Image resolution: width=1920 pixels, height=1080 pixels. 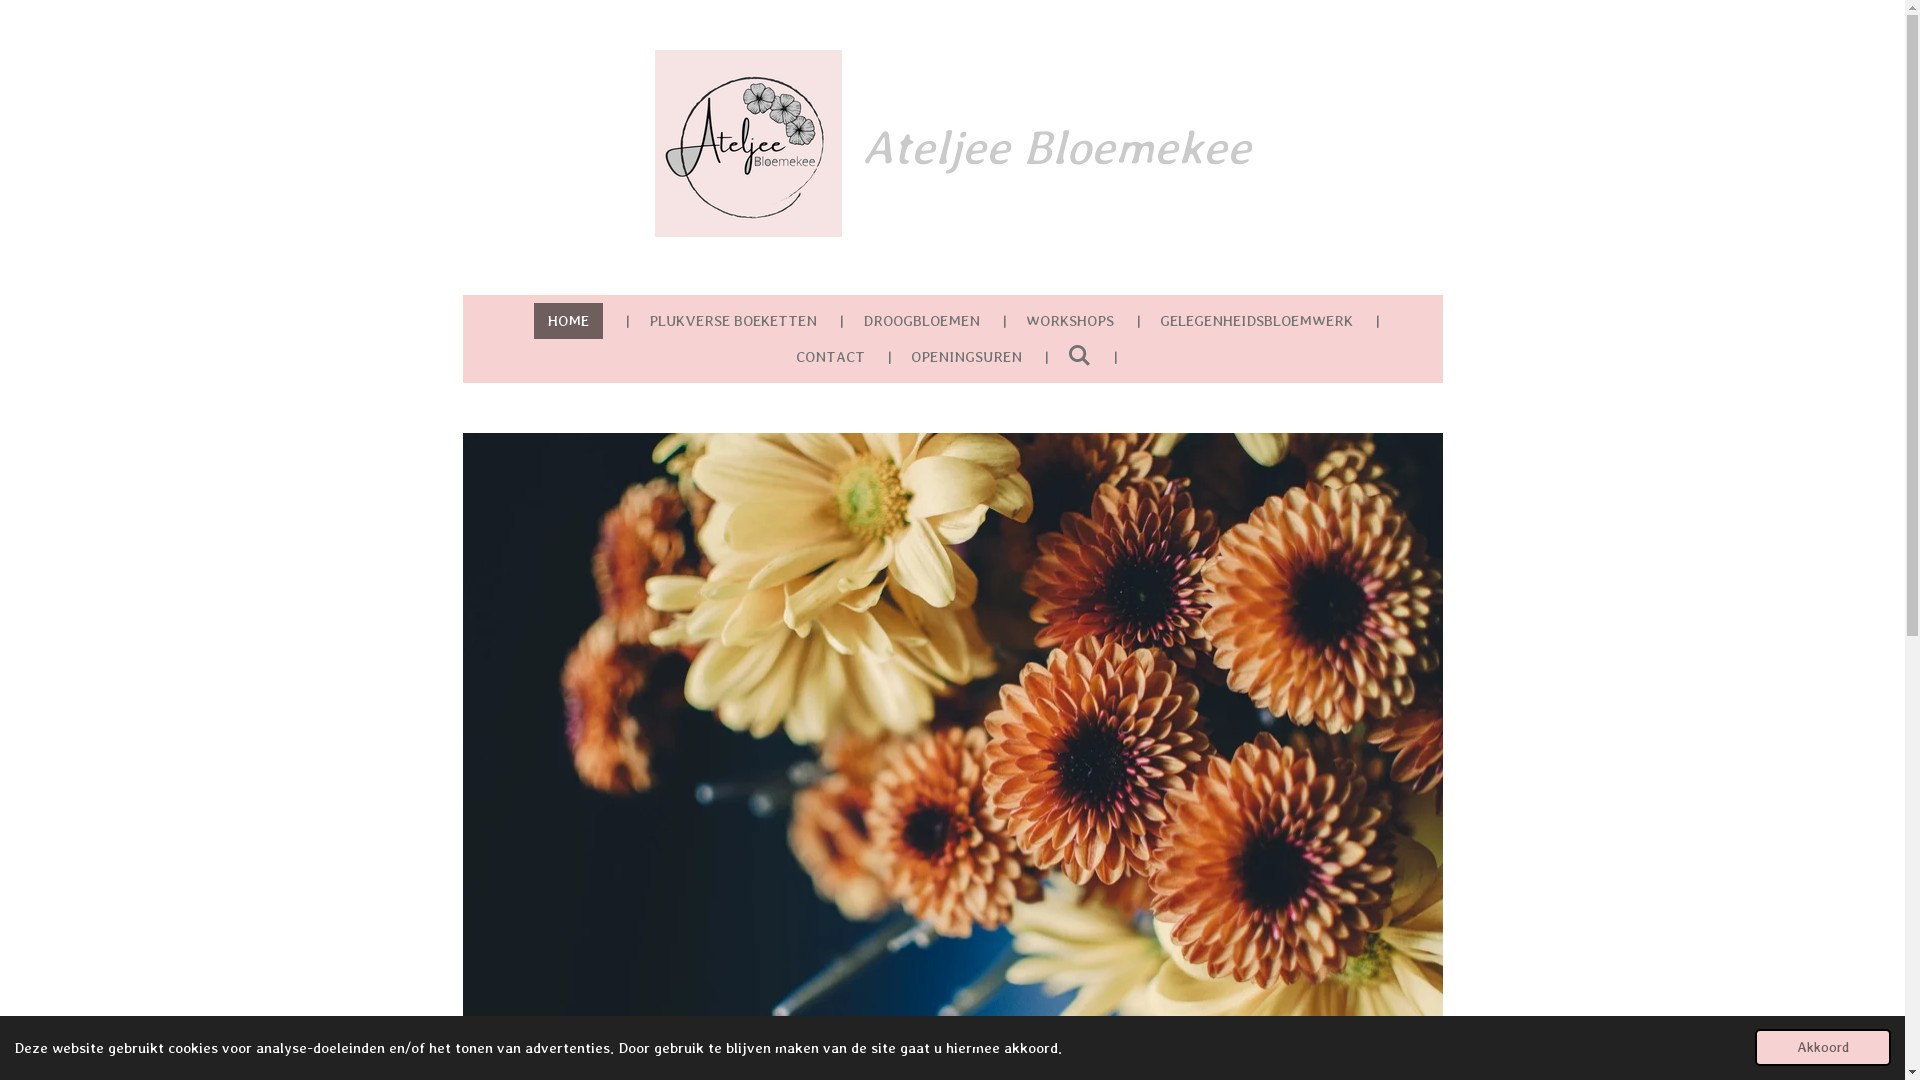 I want to click on 'OPENINGSUREN', so click(x=966, y=354).